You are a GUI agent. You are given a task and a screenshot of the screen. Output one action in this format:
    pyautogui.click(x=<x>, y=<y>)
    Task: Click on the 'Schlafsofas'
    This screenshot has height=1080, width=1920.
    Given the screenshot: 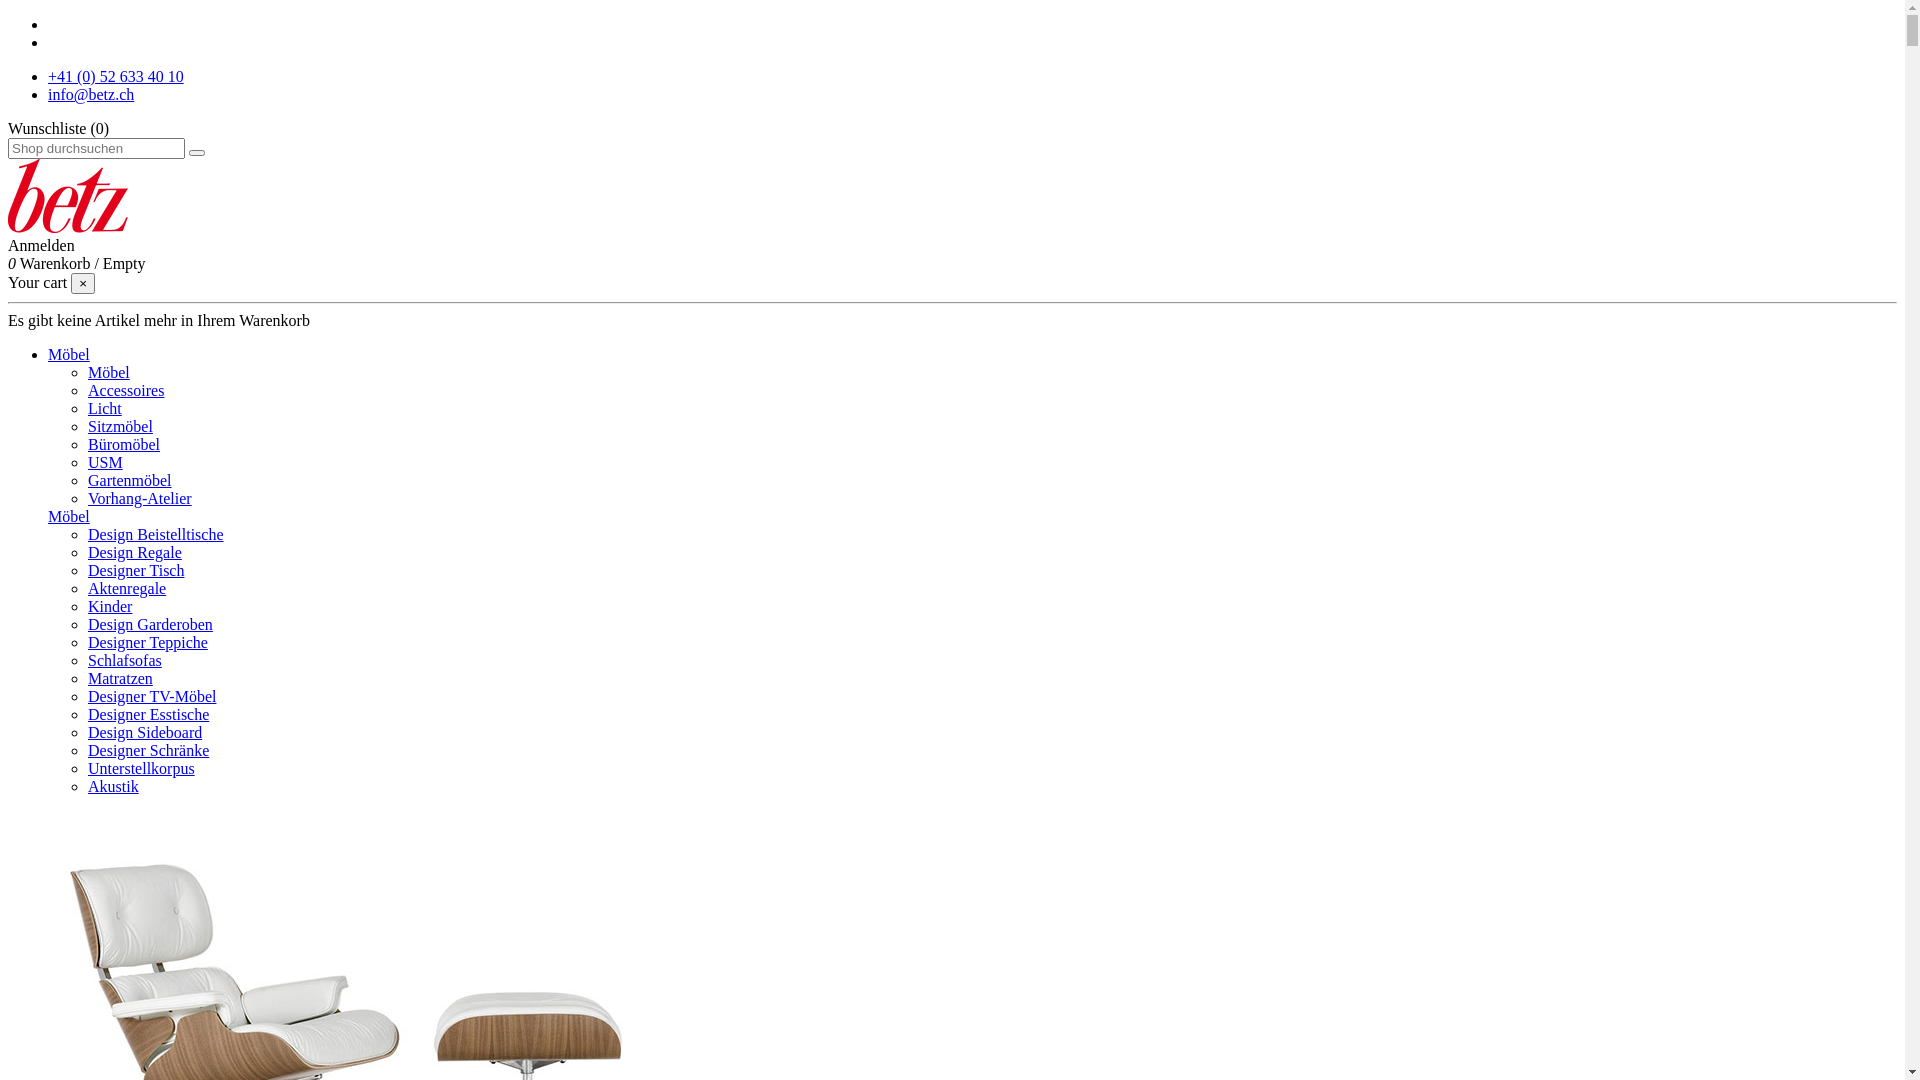 What is the action you would take?
    pyautogui.click(x=123, y=660)
    